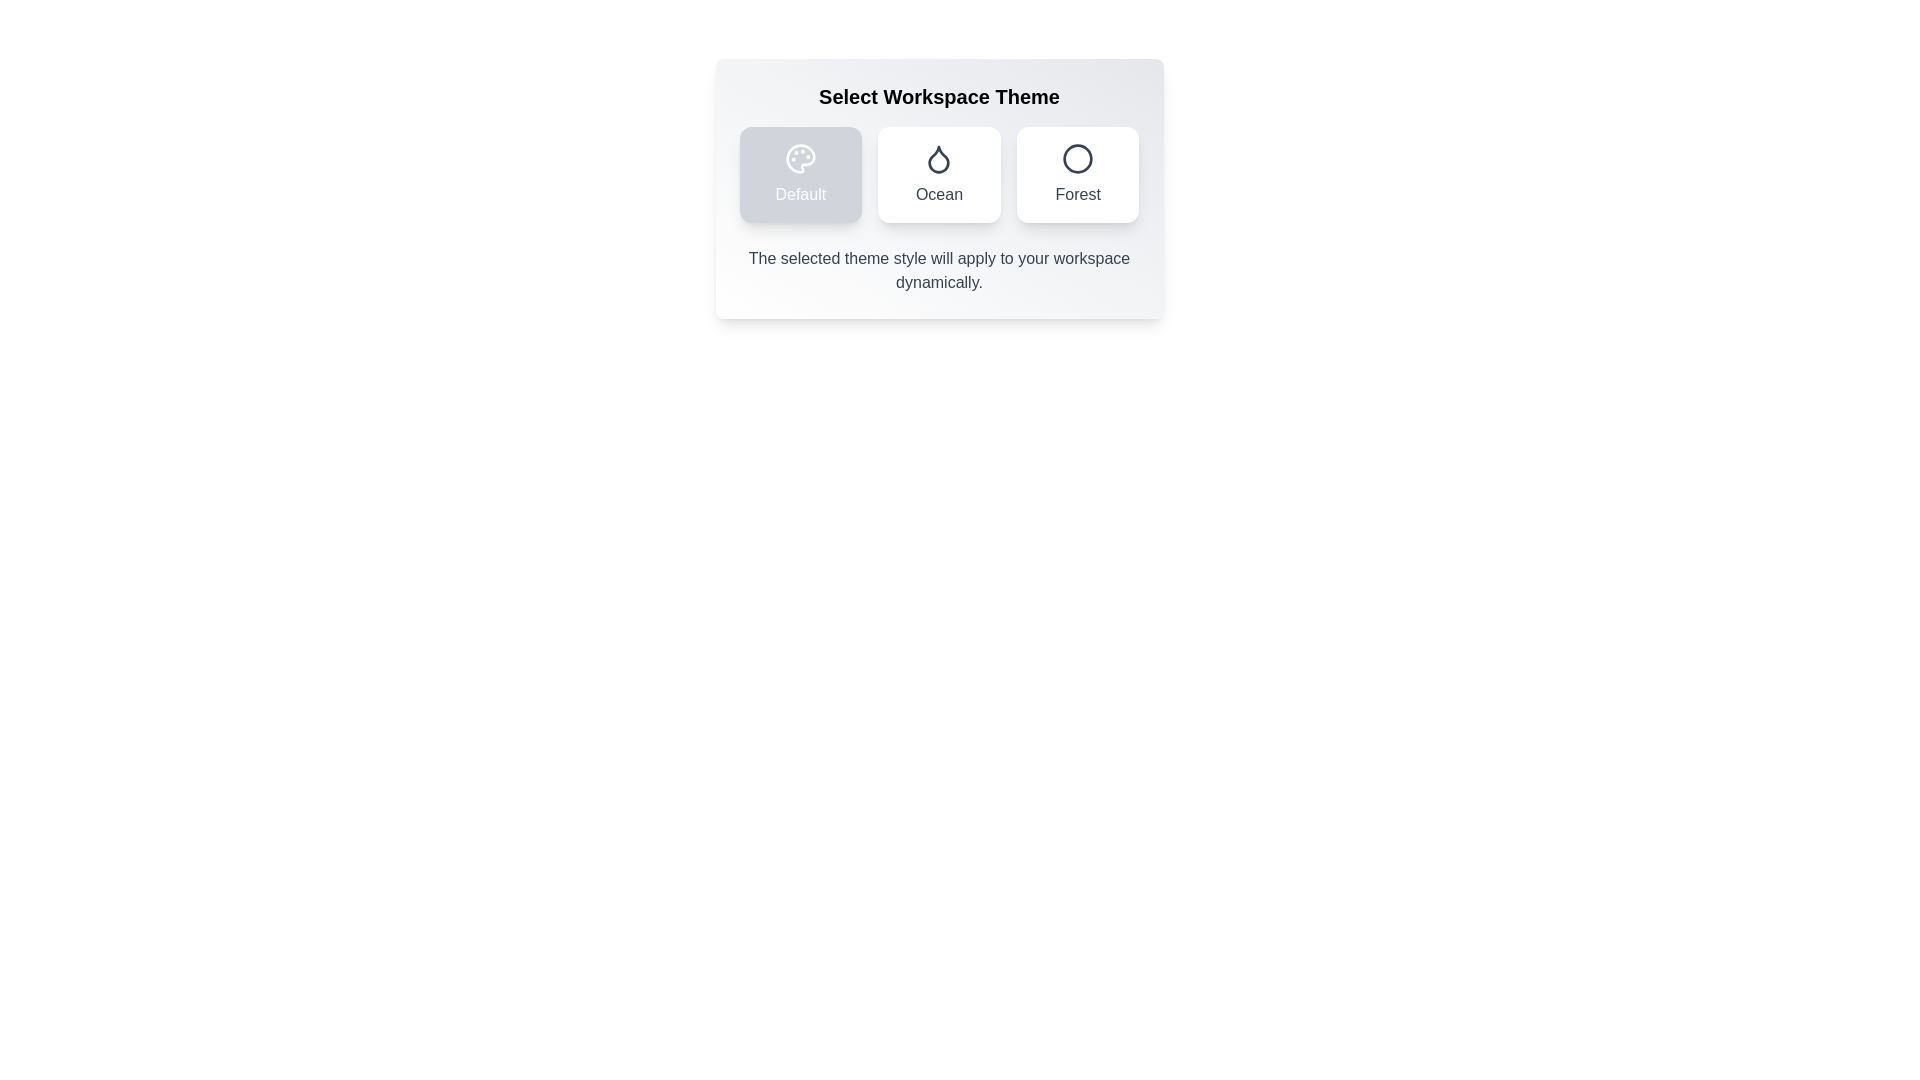  Describe the element at coordinates (938, 173) in the screenshot. I see `the button corresponding to the Ocean theme` at that location.